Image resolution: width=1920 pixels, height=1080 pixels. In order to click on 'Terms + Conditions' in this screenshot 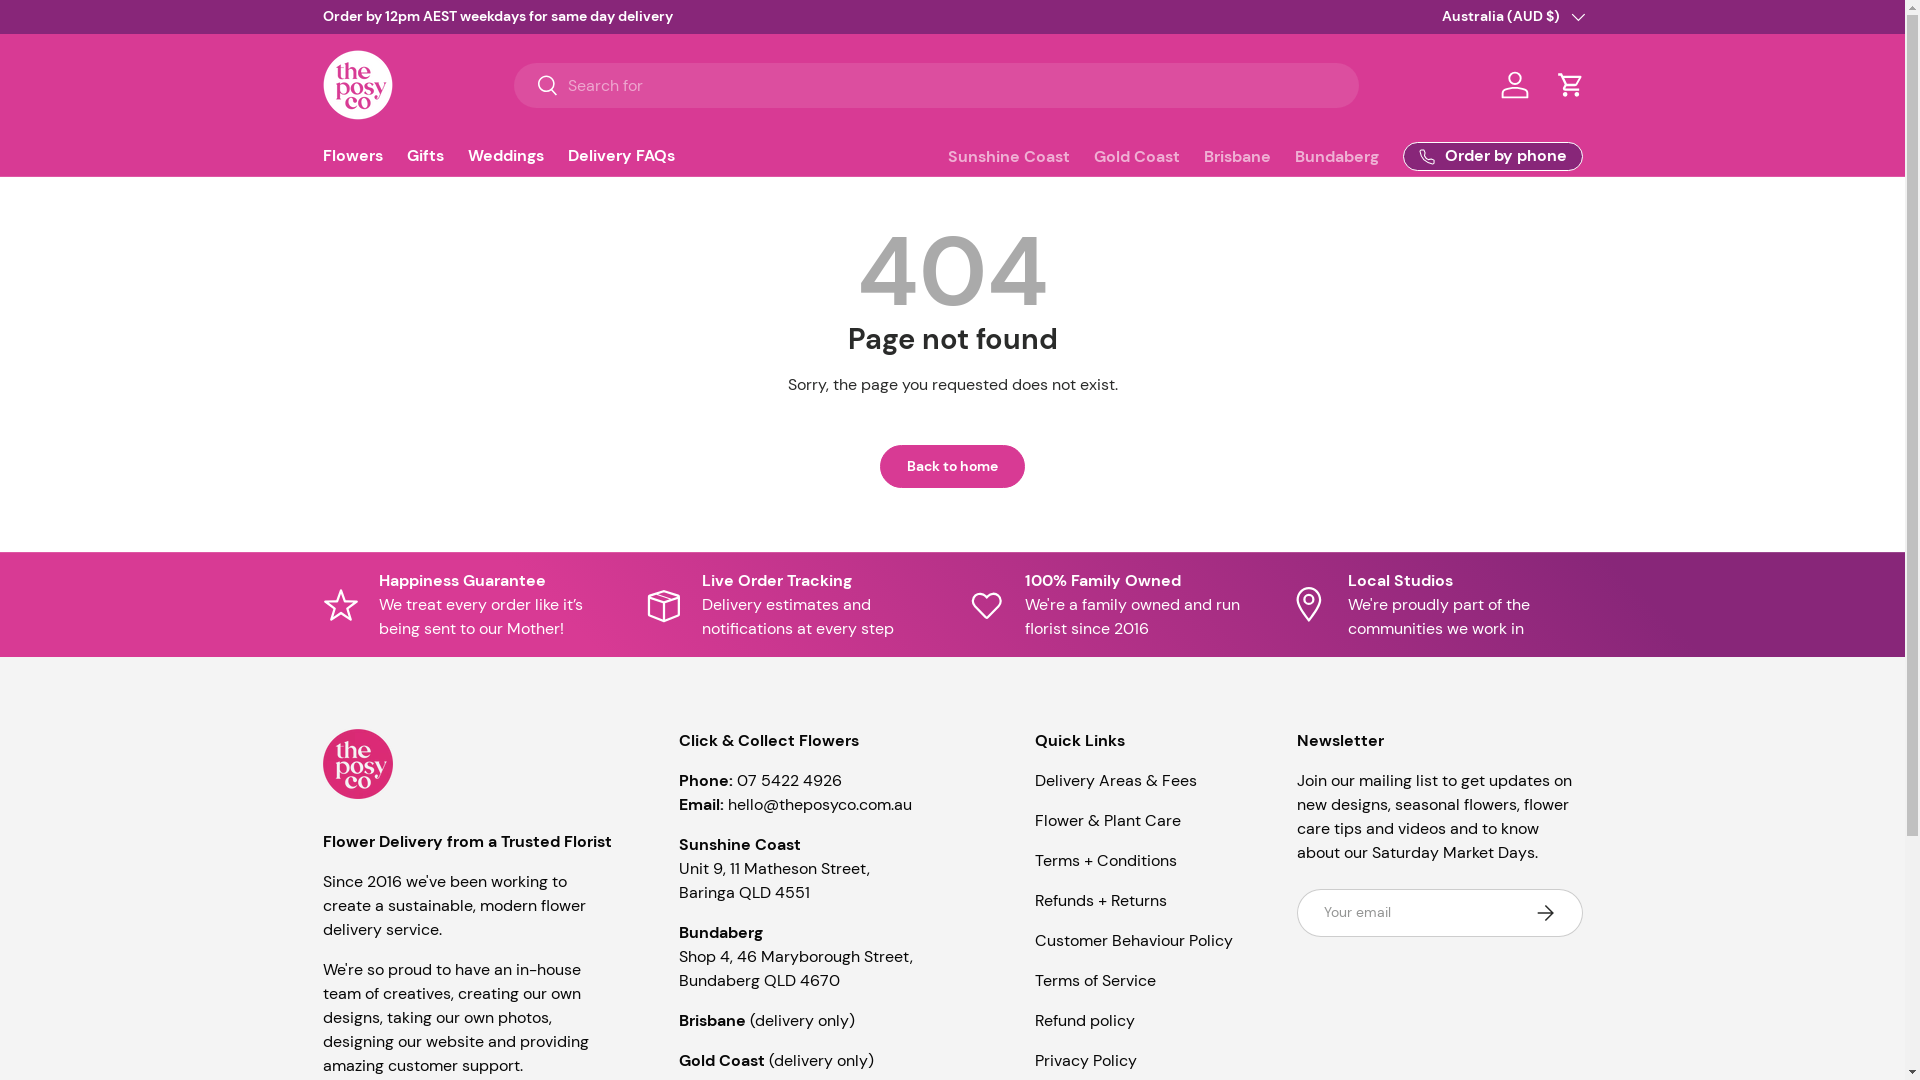, I will do `click(1033, 859)`.